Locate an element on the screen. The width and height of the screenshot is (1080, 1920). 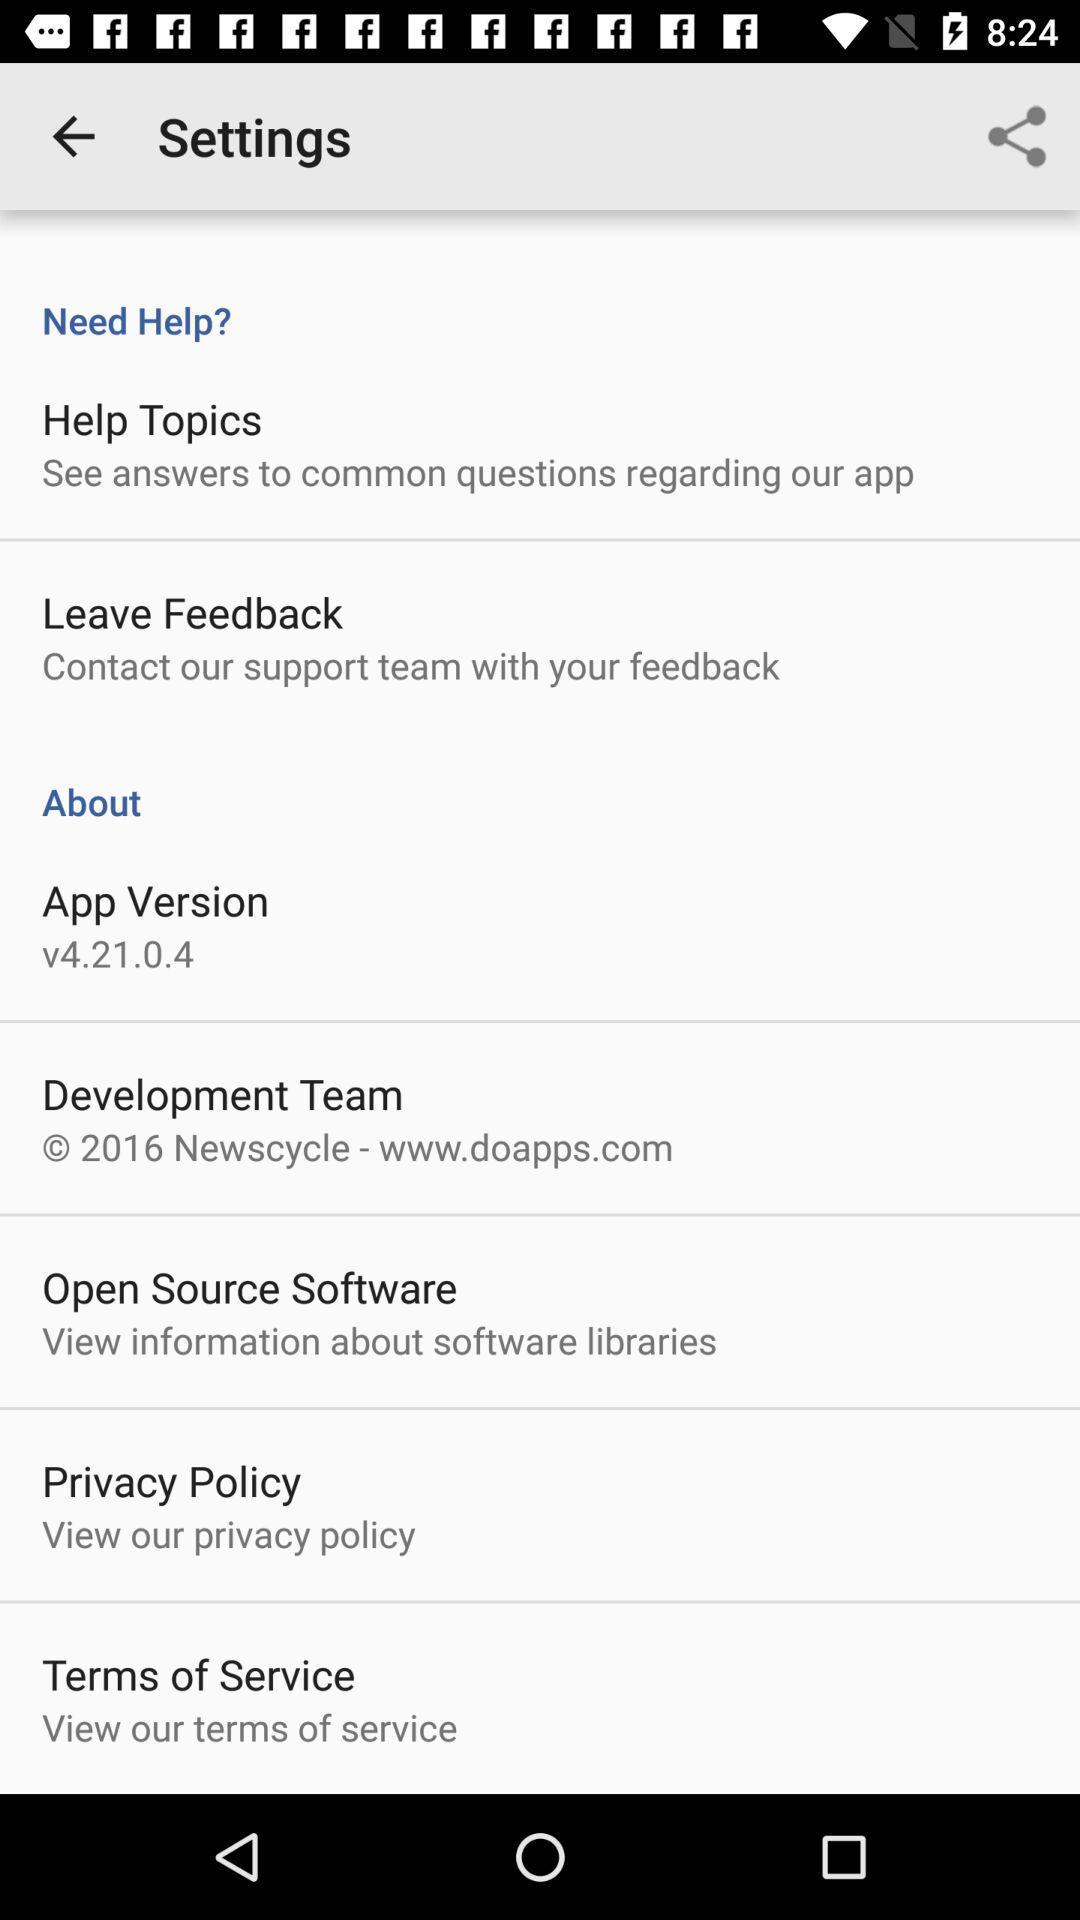
the 2016 newscycle www item is located at coordinates (356, 1146).